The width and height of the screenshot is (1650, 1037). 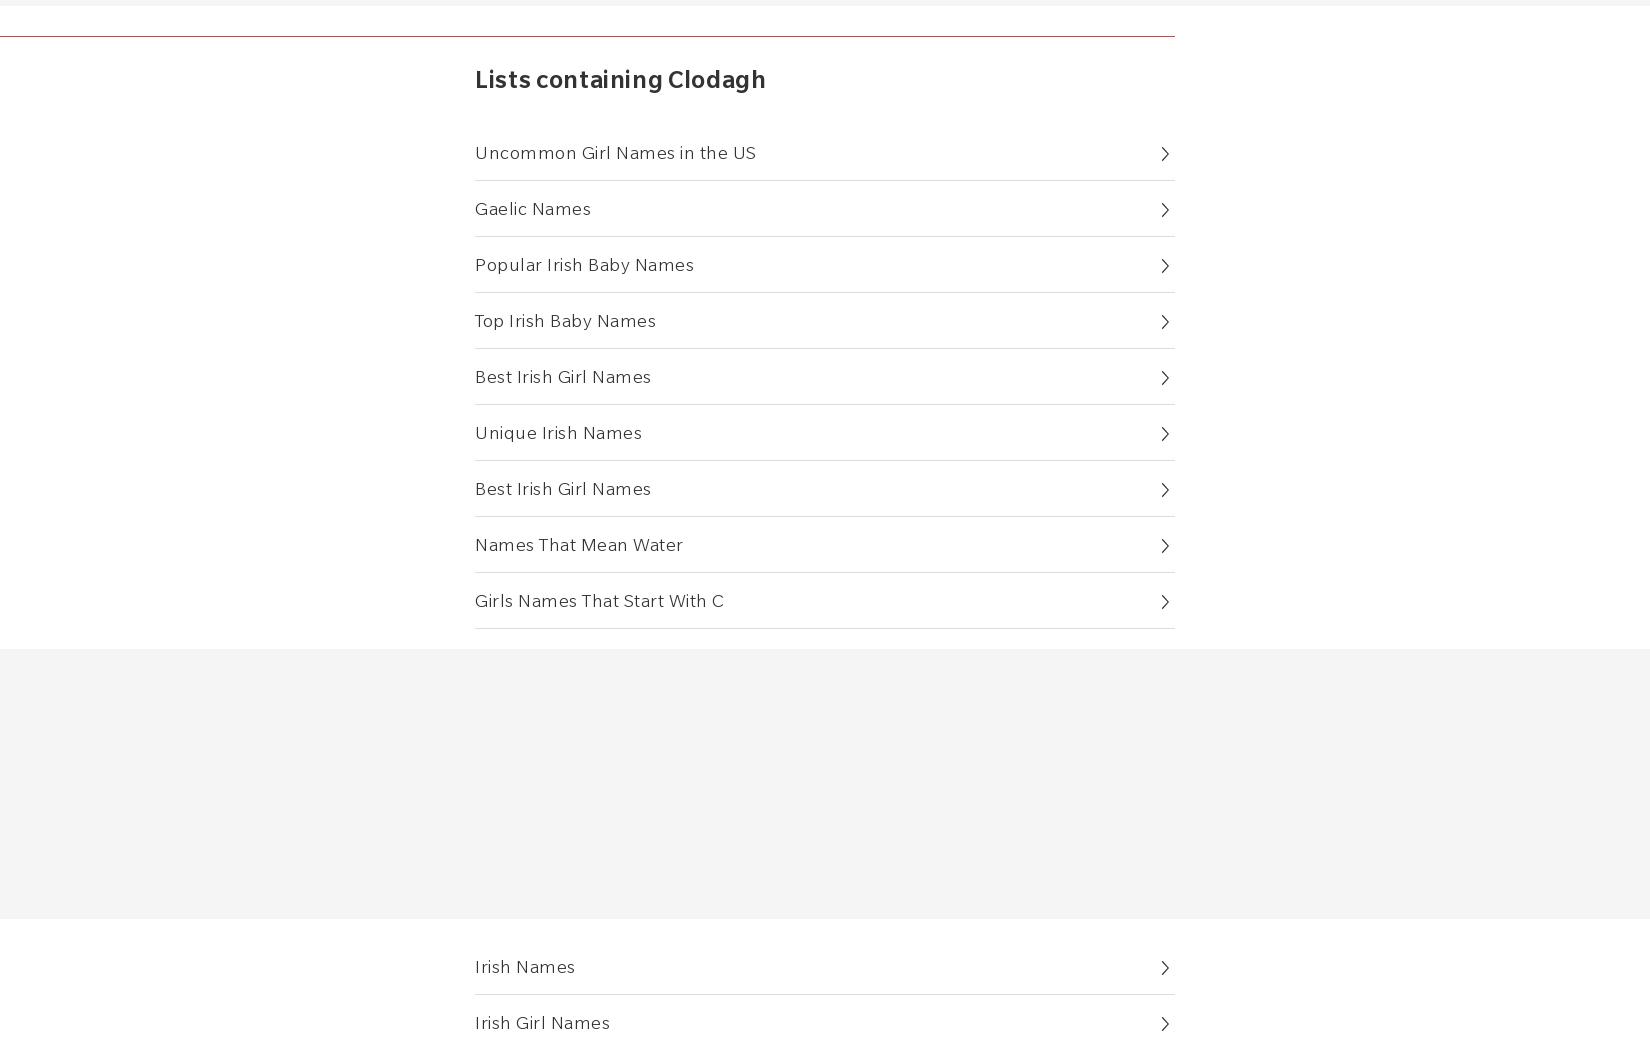 What do you see at coordinates (577, 543) in the screenshot?
I see `'Names That Mean Water'` at bounding box center [577, 543].